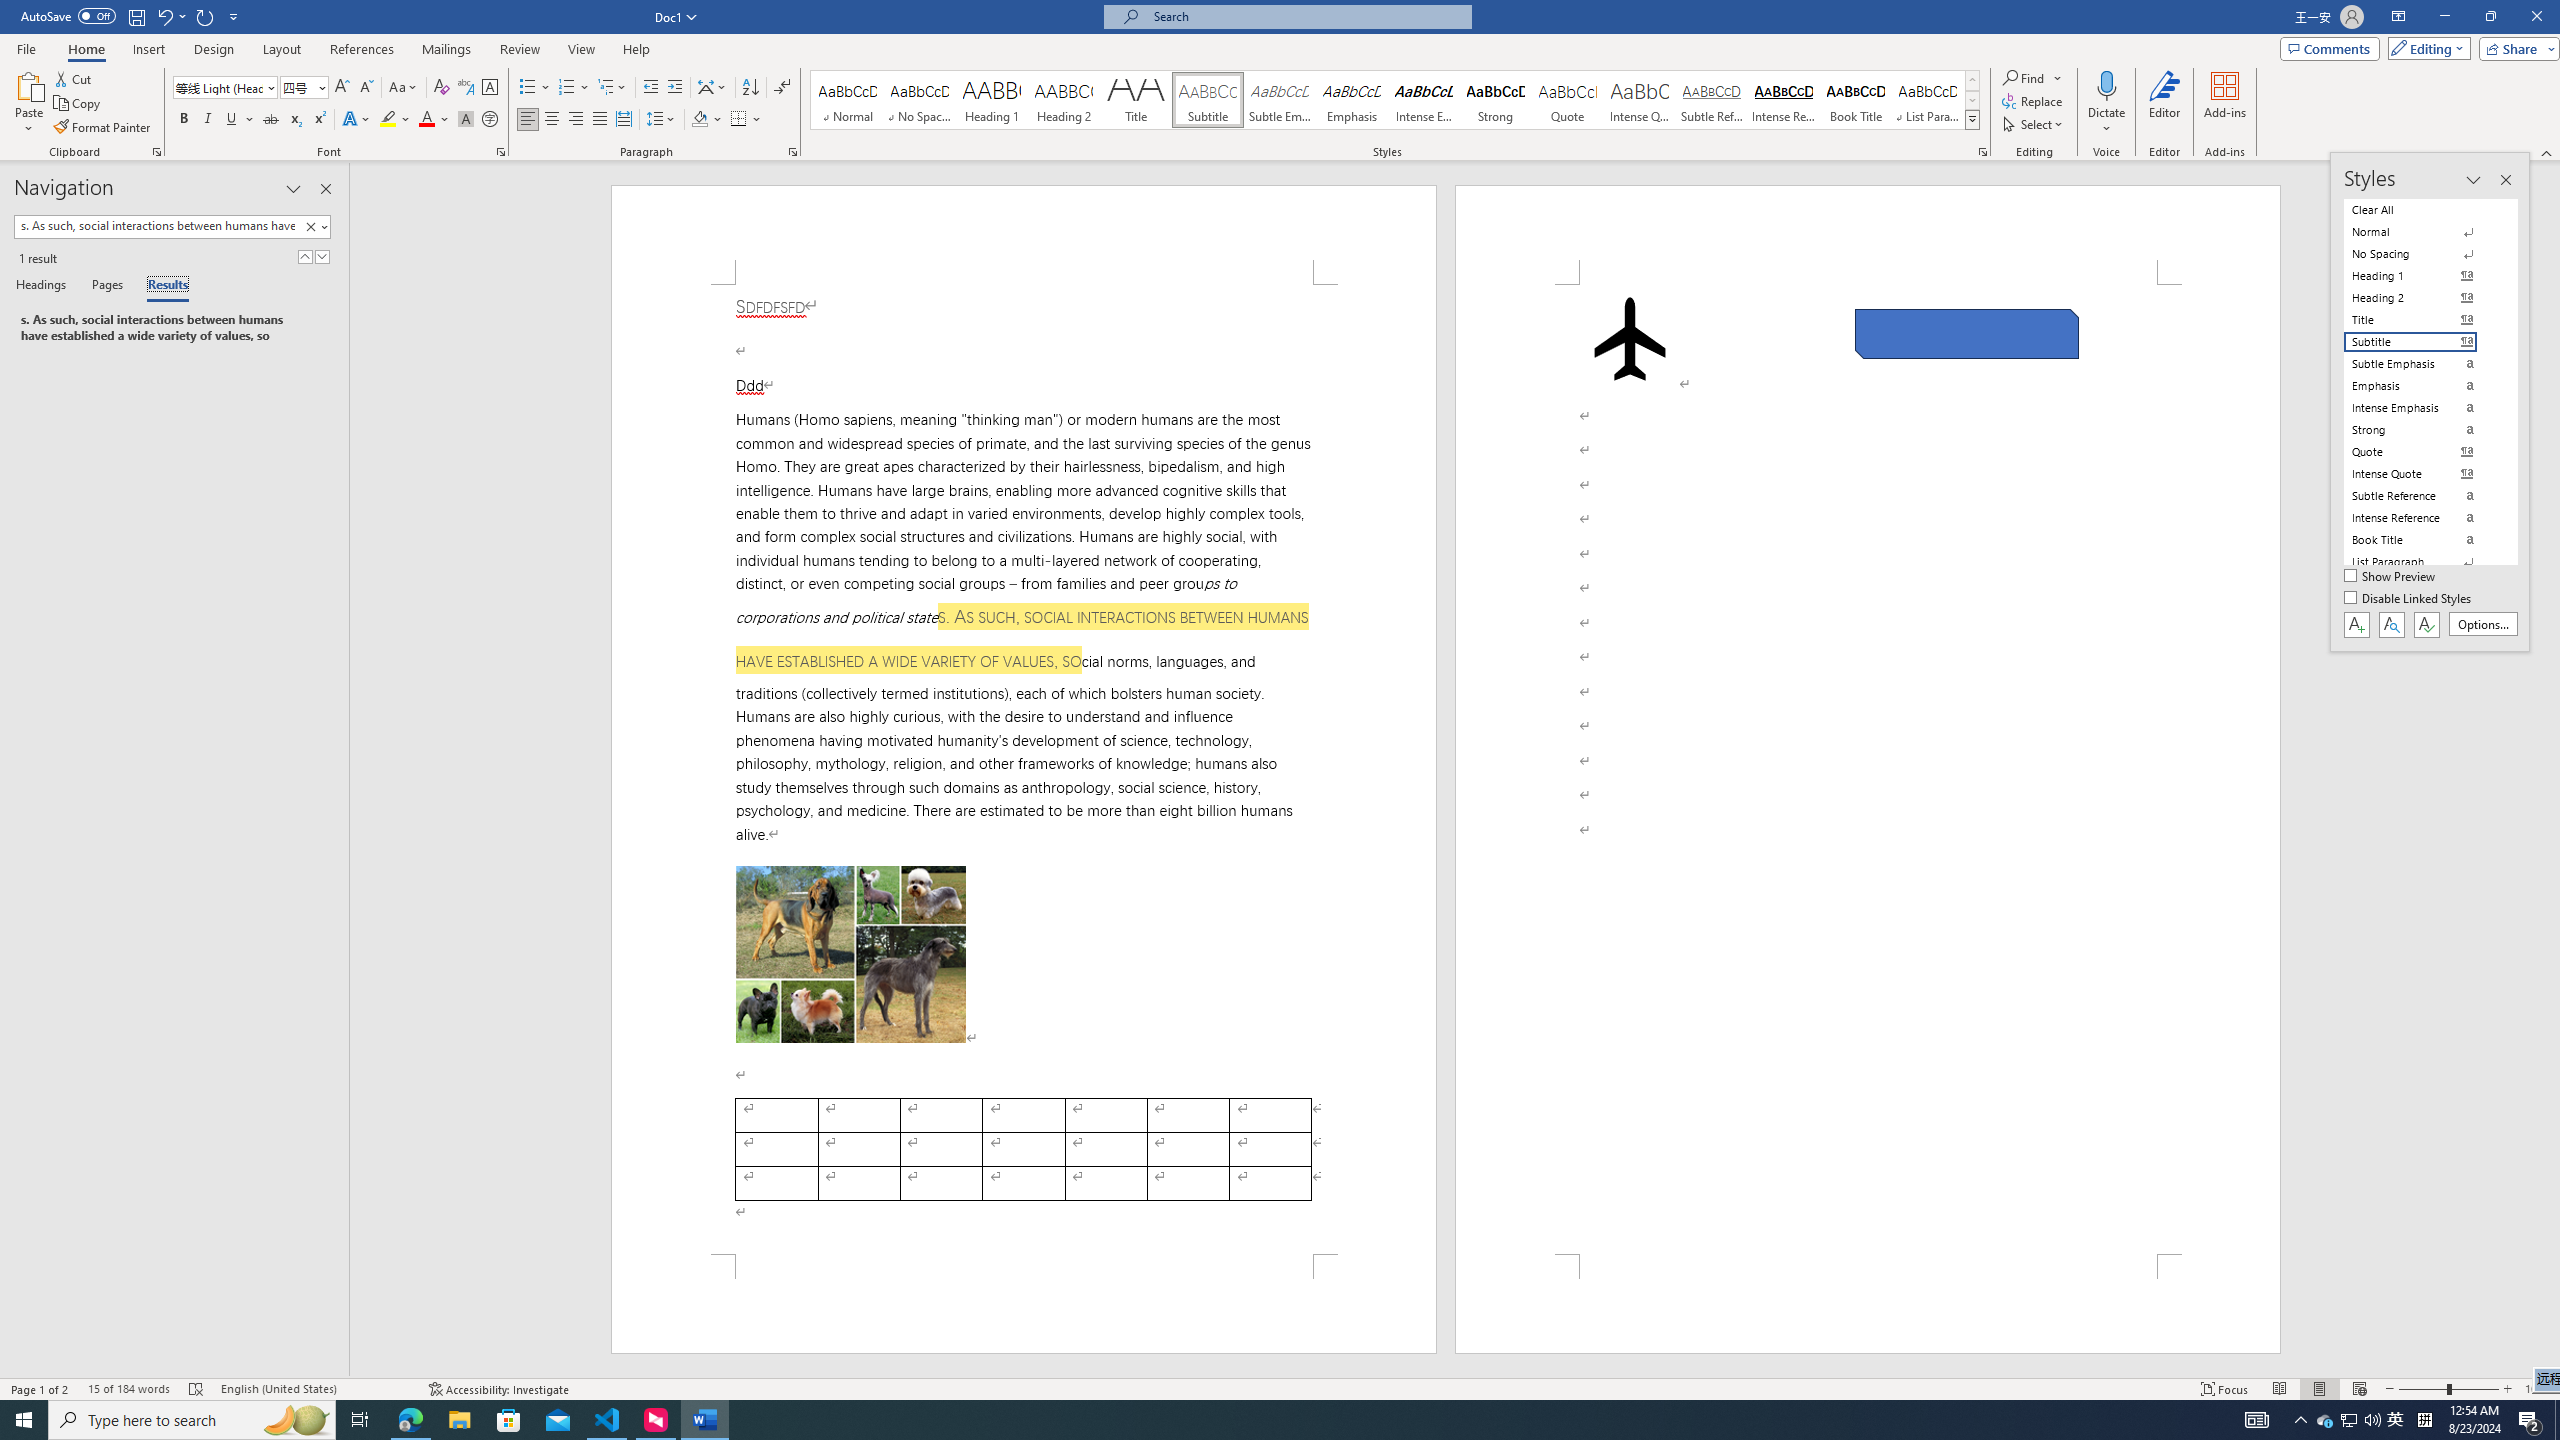  I want to click on 'Heading 2', so click(1063, 99).